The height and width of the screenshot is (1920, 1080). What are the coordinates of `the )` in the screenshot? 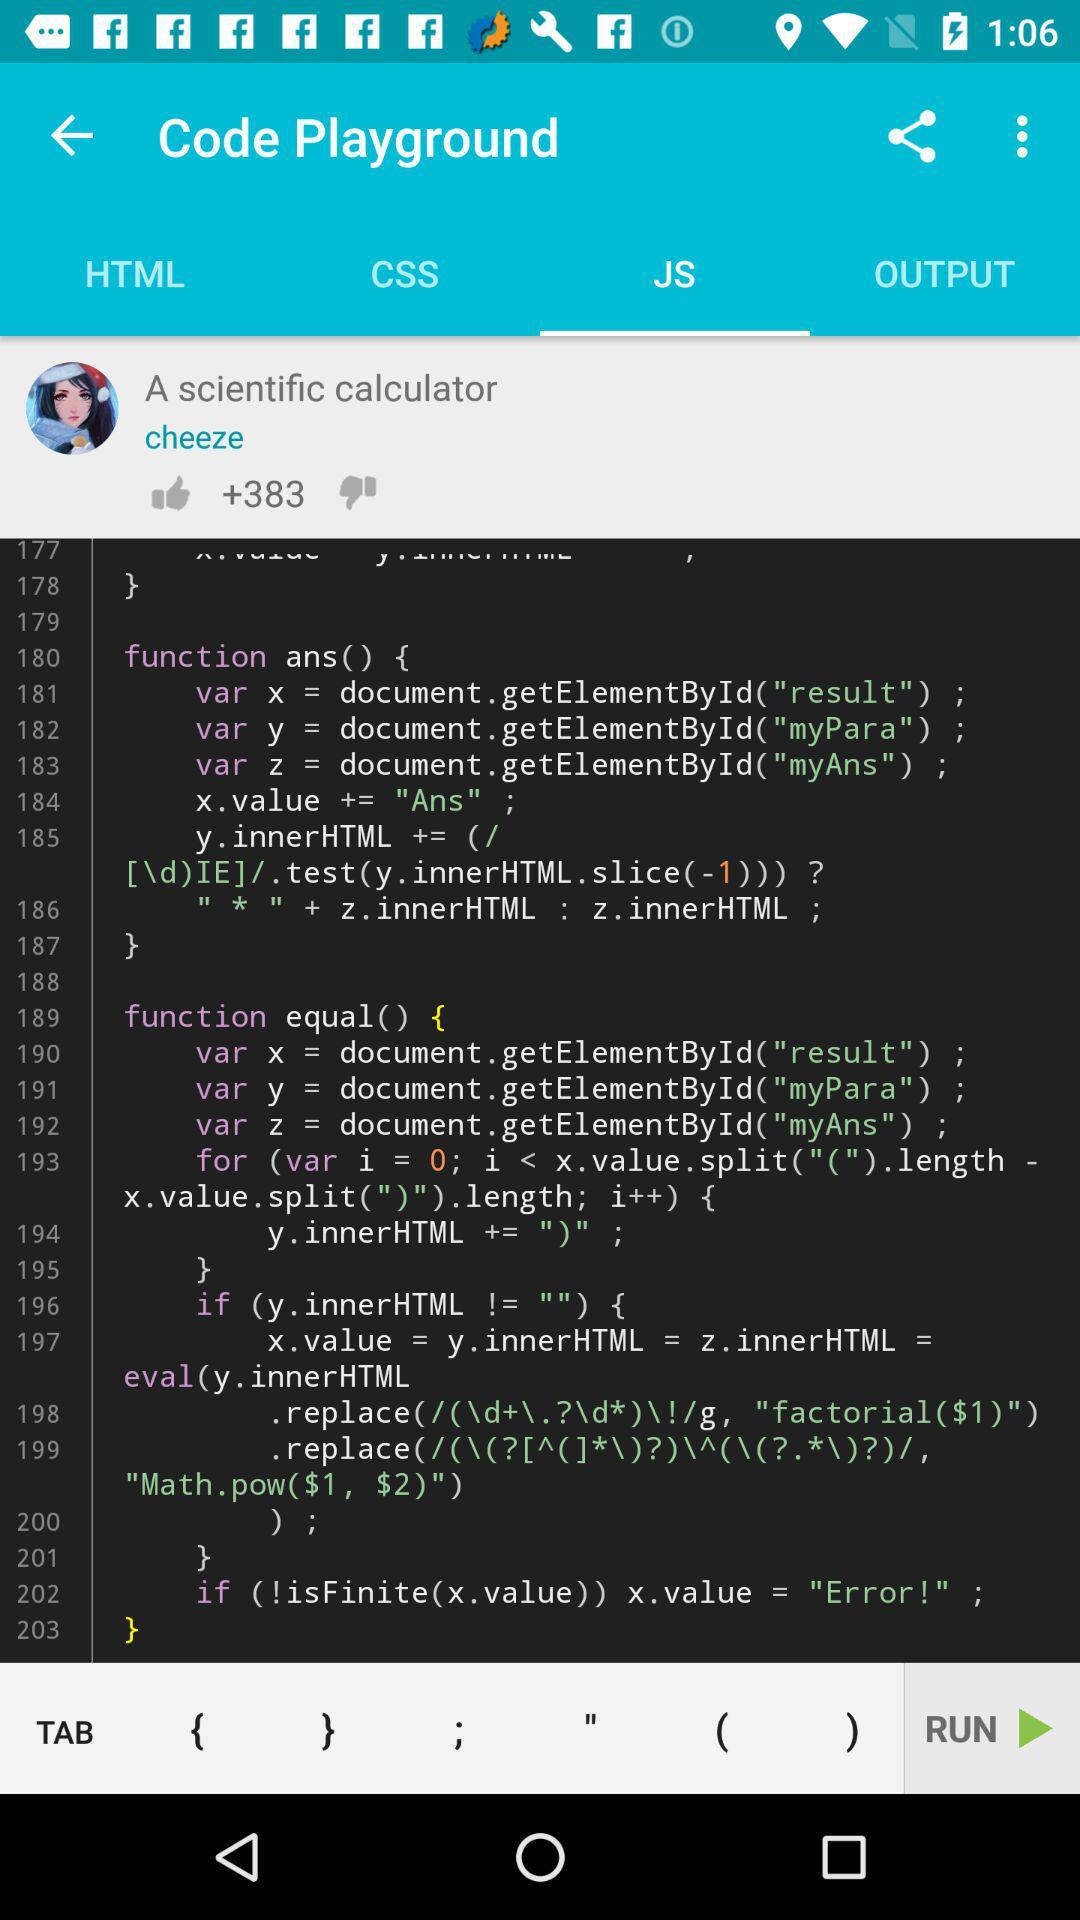 It's located at (845, 1727).